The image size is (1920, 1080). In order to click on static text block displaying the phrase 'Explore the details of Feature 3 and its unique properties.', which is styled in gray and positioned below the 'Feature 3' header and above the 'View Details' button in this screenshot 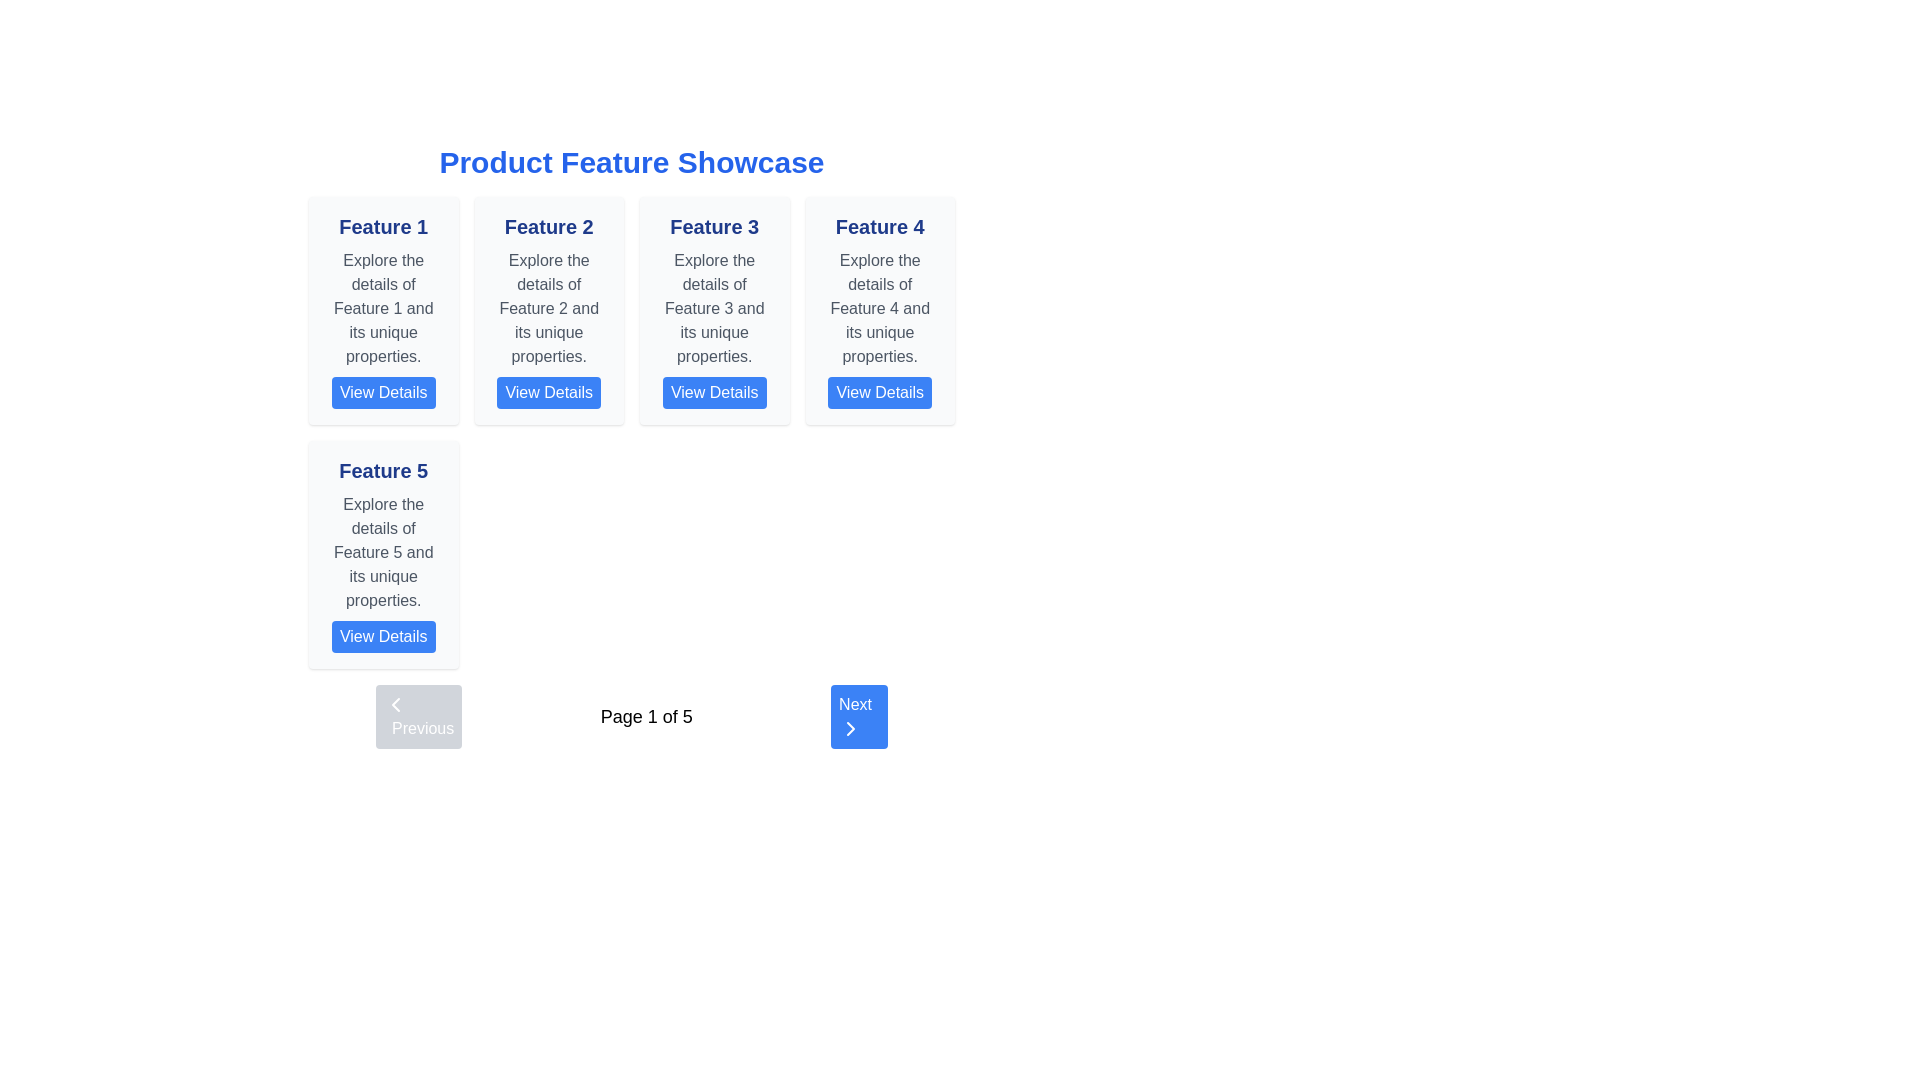, I will do `click(714, 308)`.